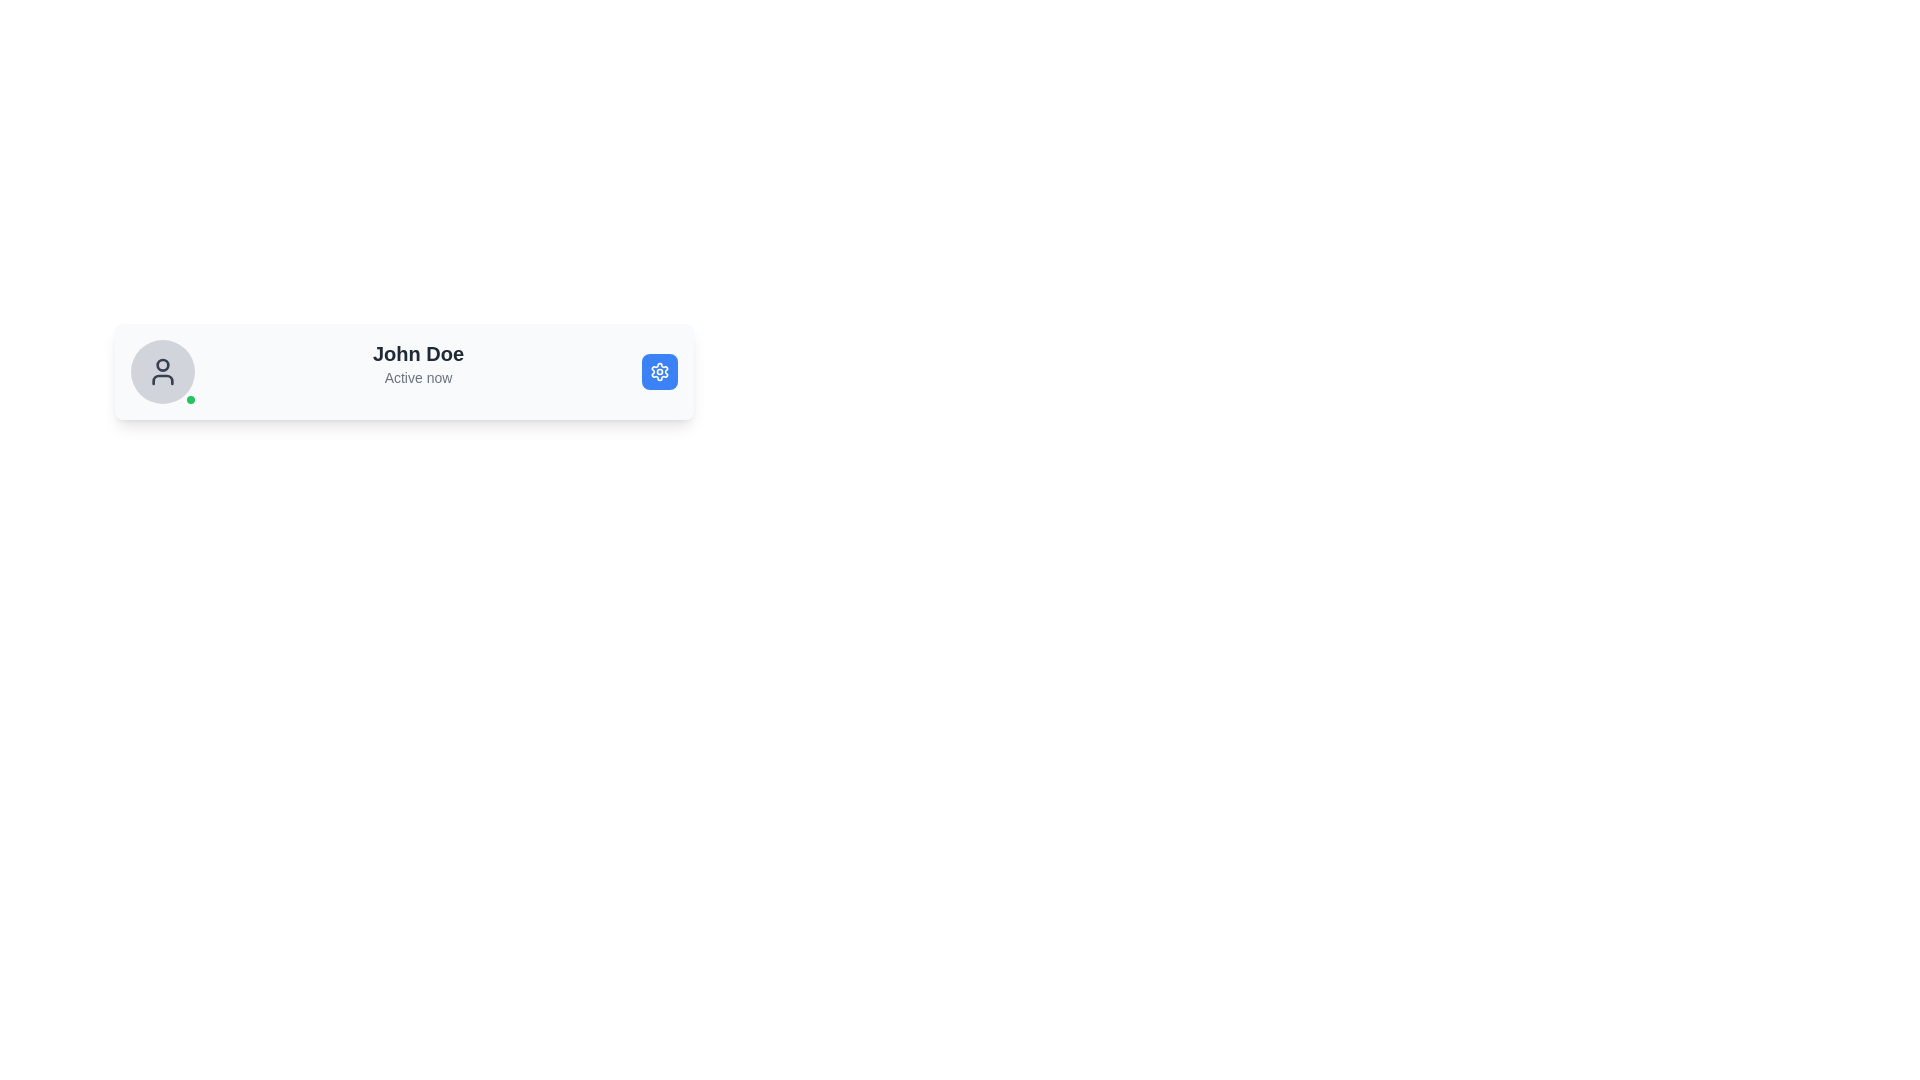  What do you see at coordinates (660, 371) in the screenshot?
I see `the blue circular settings button with a gear icon` at bounding box center [660, 371].